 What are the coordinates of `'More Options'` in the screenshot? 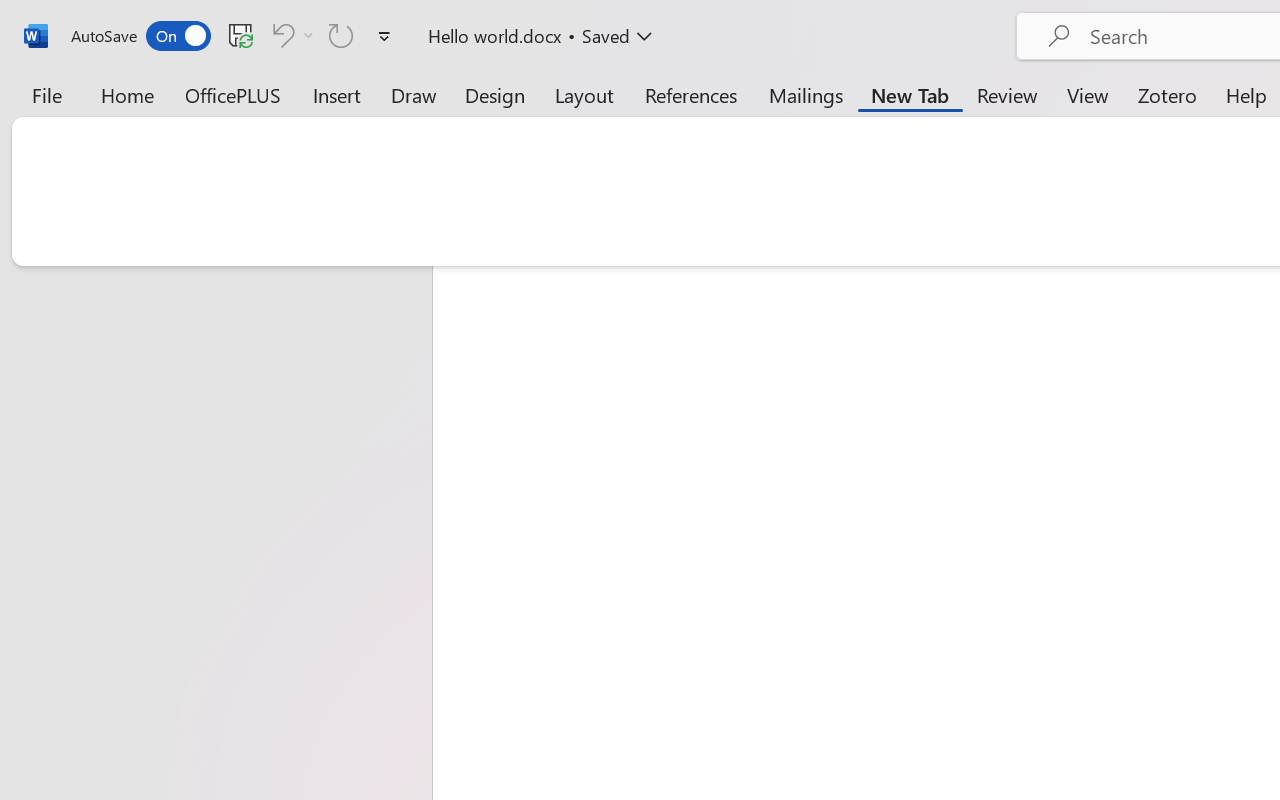 It's located at (308, 34).